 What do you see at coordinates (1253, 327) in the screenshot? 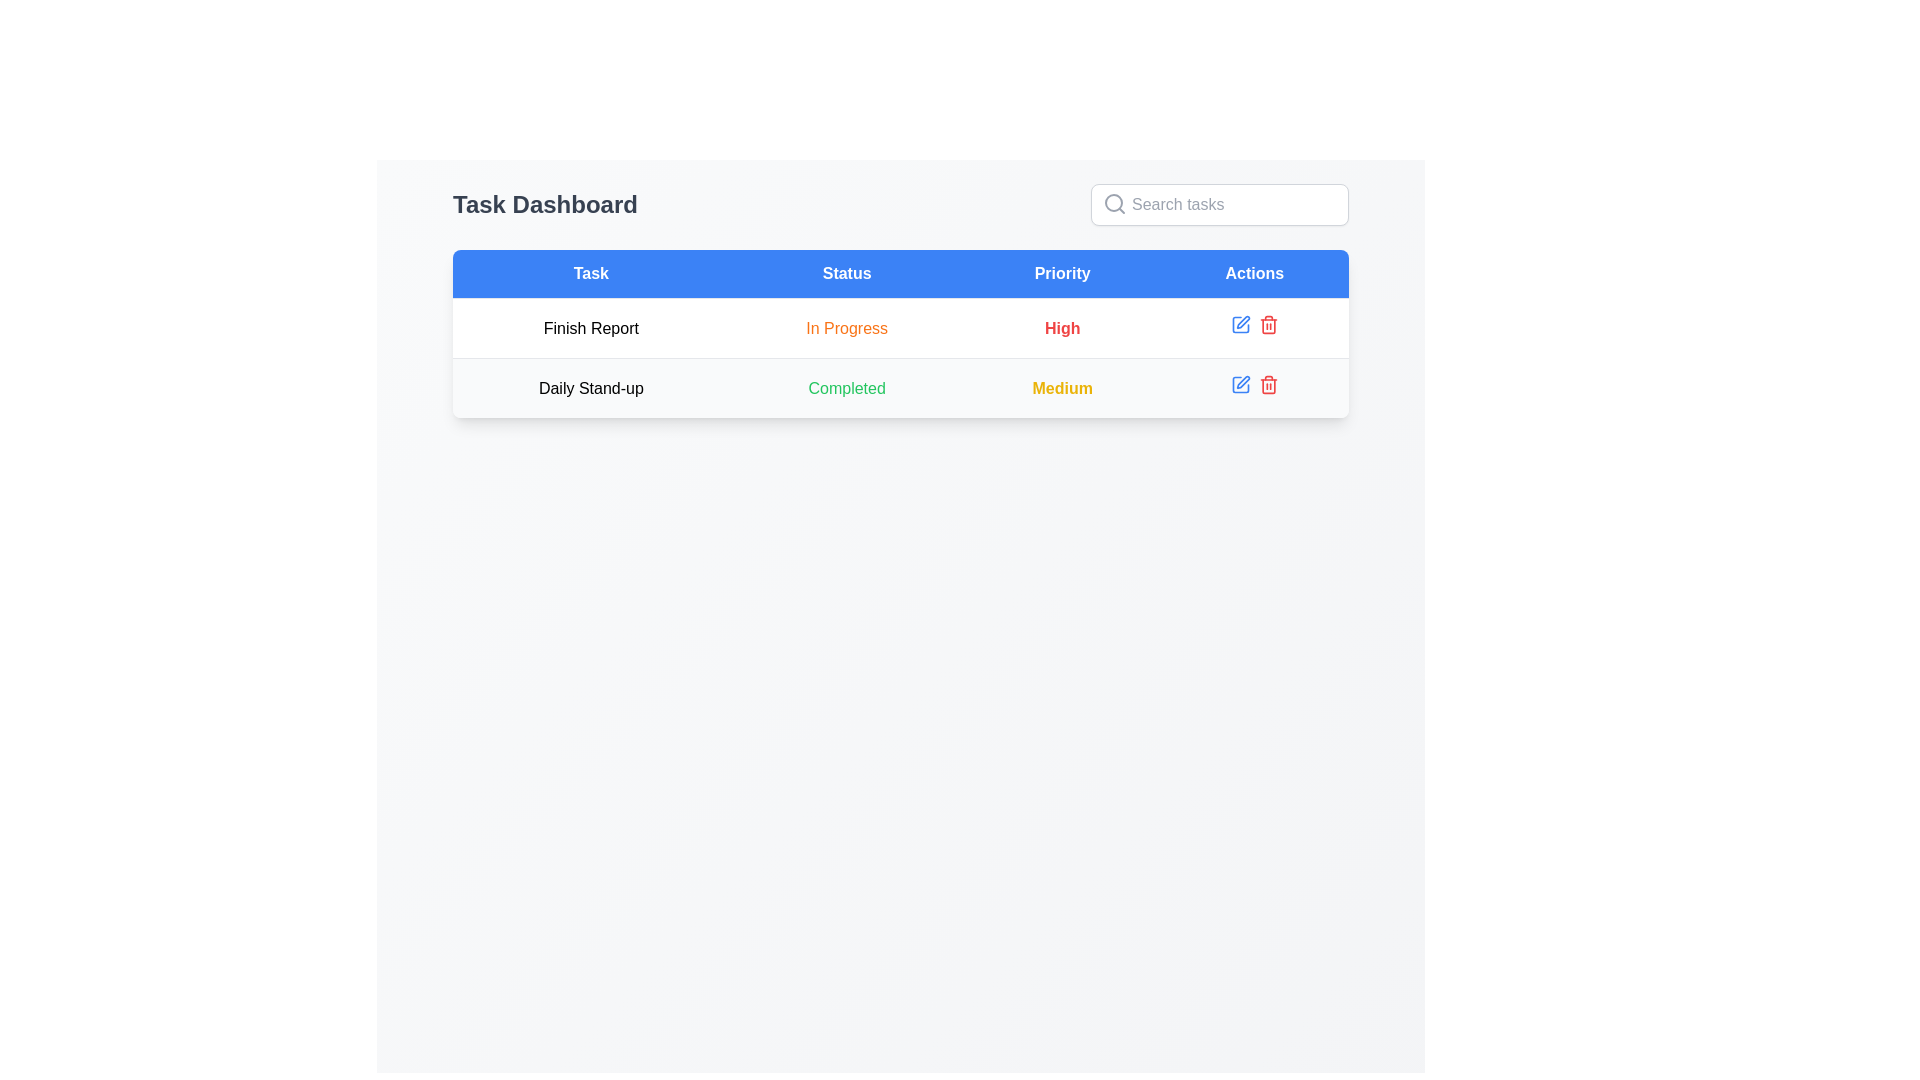
I see `the blue edit icon in the 'Actions' column of the table row corresponding to the 'Finish Report' task` at bounding box center [1253, 327].